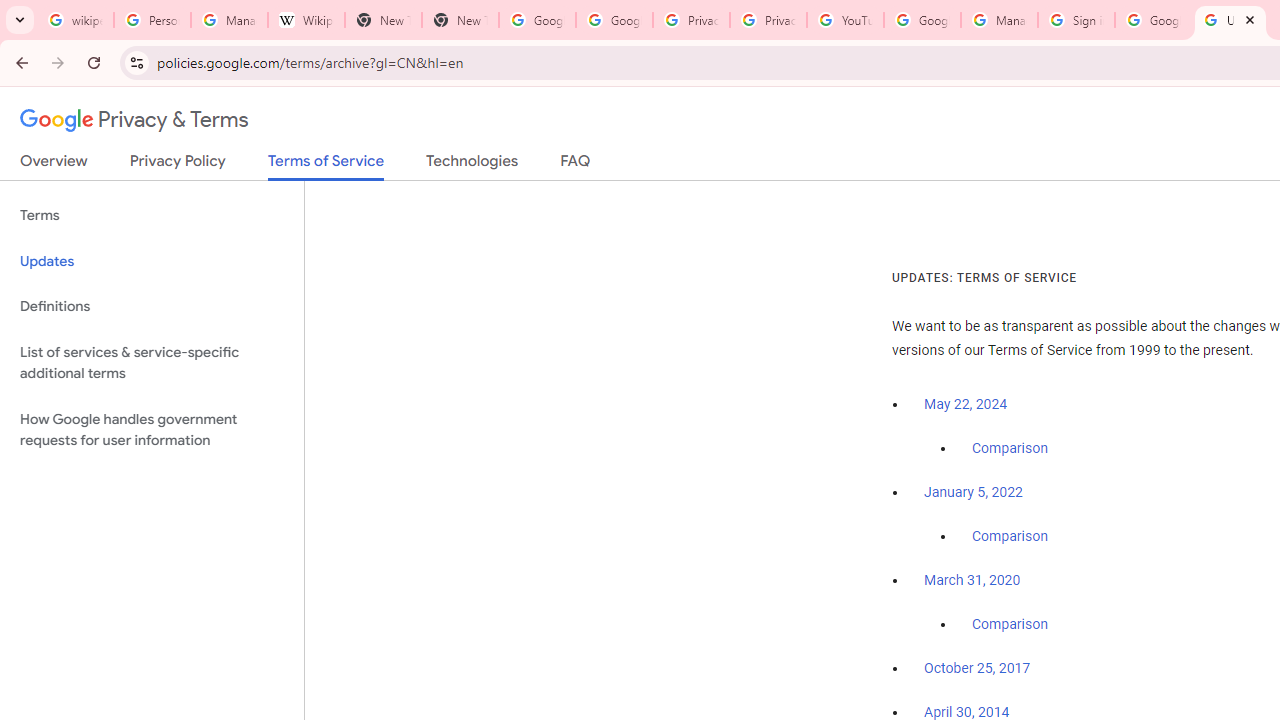 The image size is (1280, 720). I want to click on 'Google Account Help', so click(921, 20).